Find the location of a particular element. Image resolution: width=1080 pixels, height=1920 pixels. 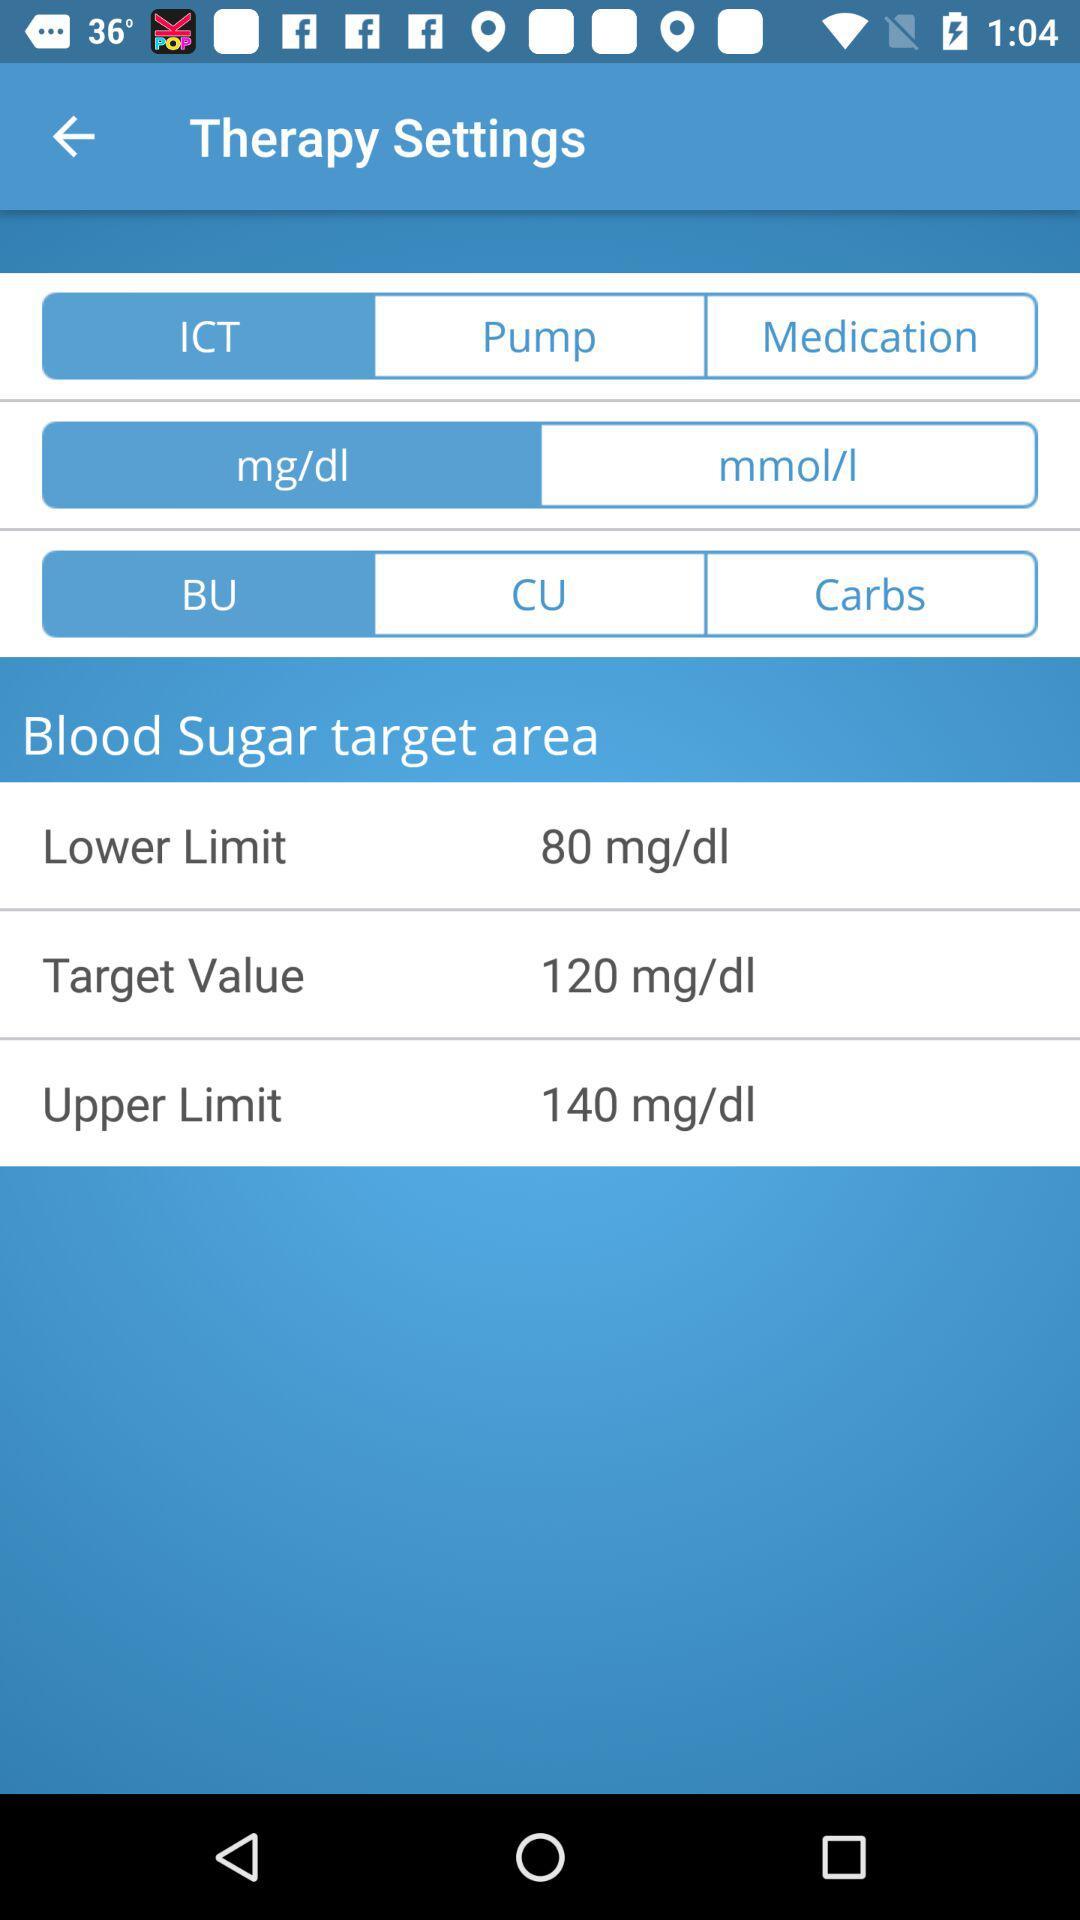

item to the left of carbs item is located at coordinates (538, 593).